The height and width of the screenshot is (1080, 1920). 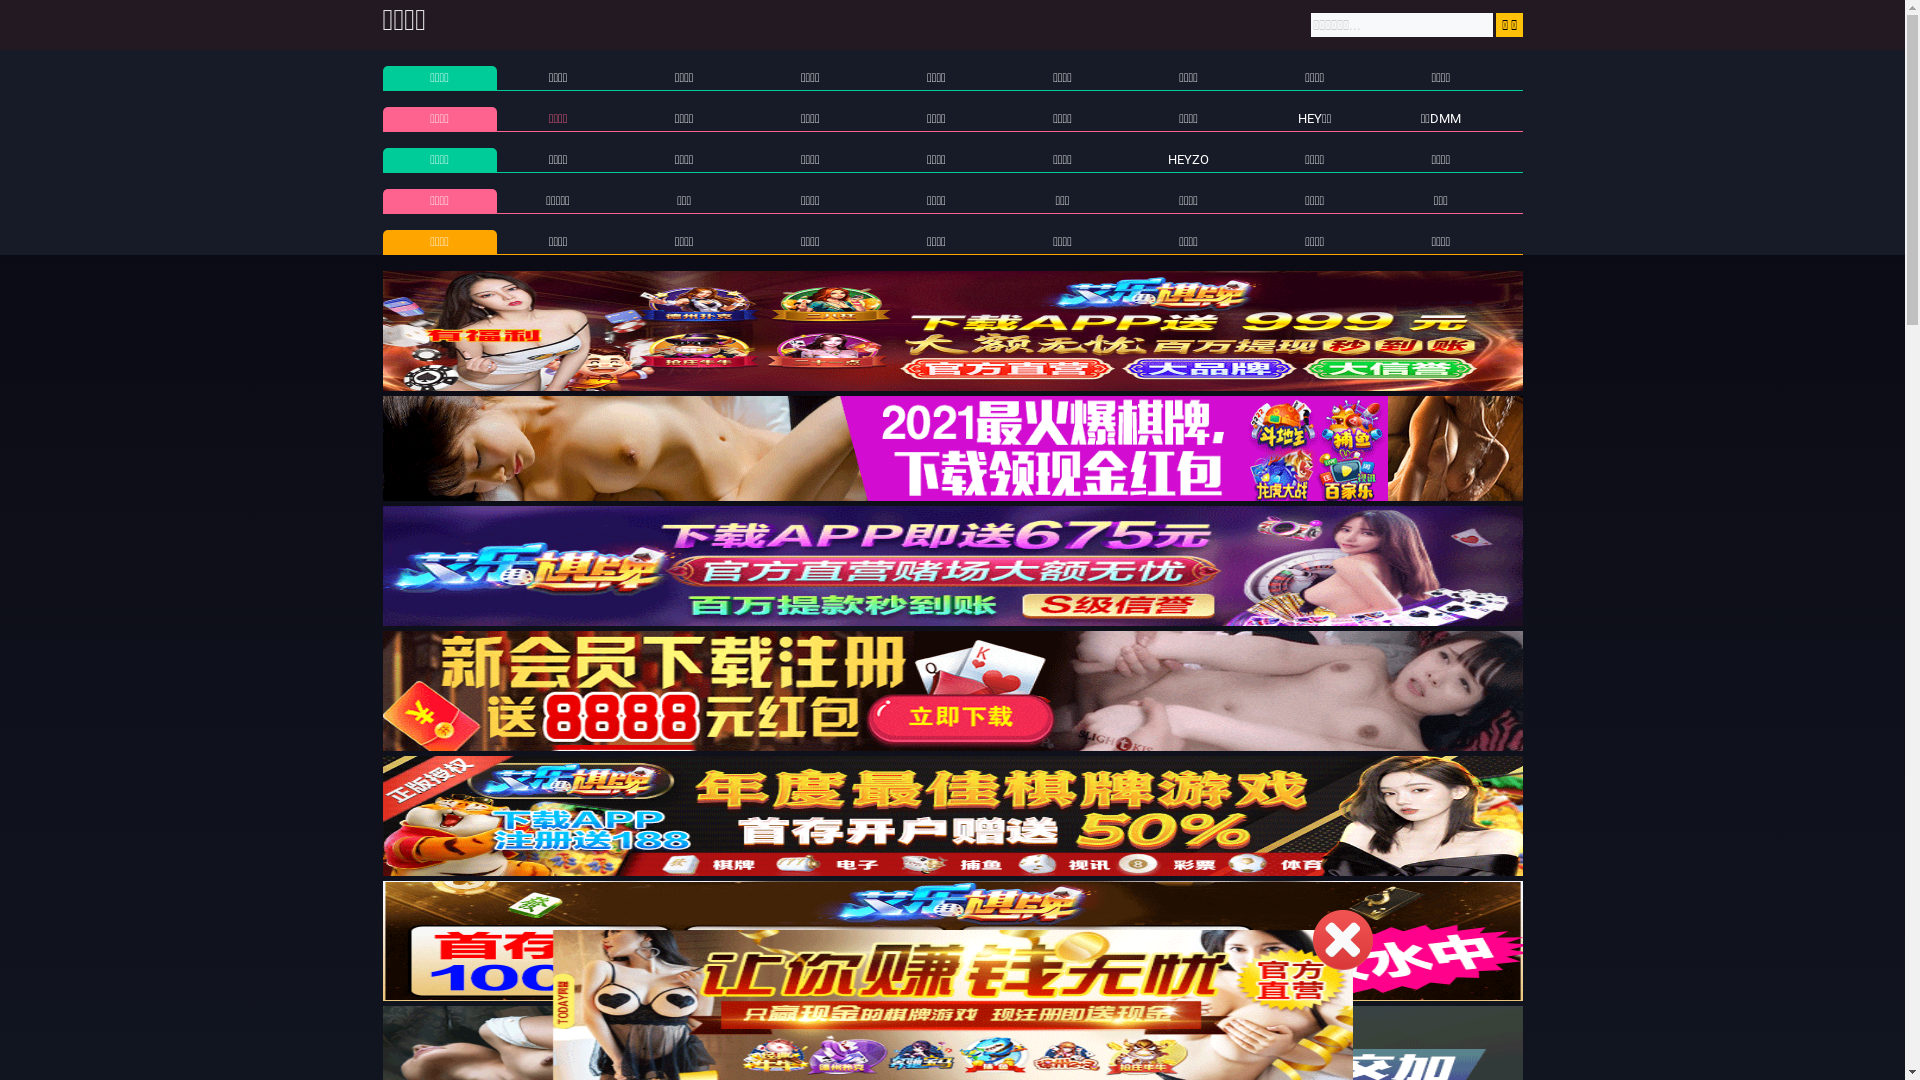 What do you see at coordinates (1188, 158) in the screenshot?
I see `'HEYZO'` at bounding box center [1188, 158].